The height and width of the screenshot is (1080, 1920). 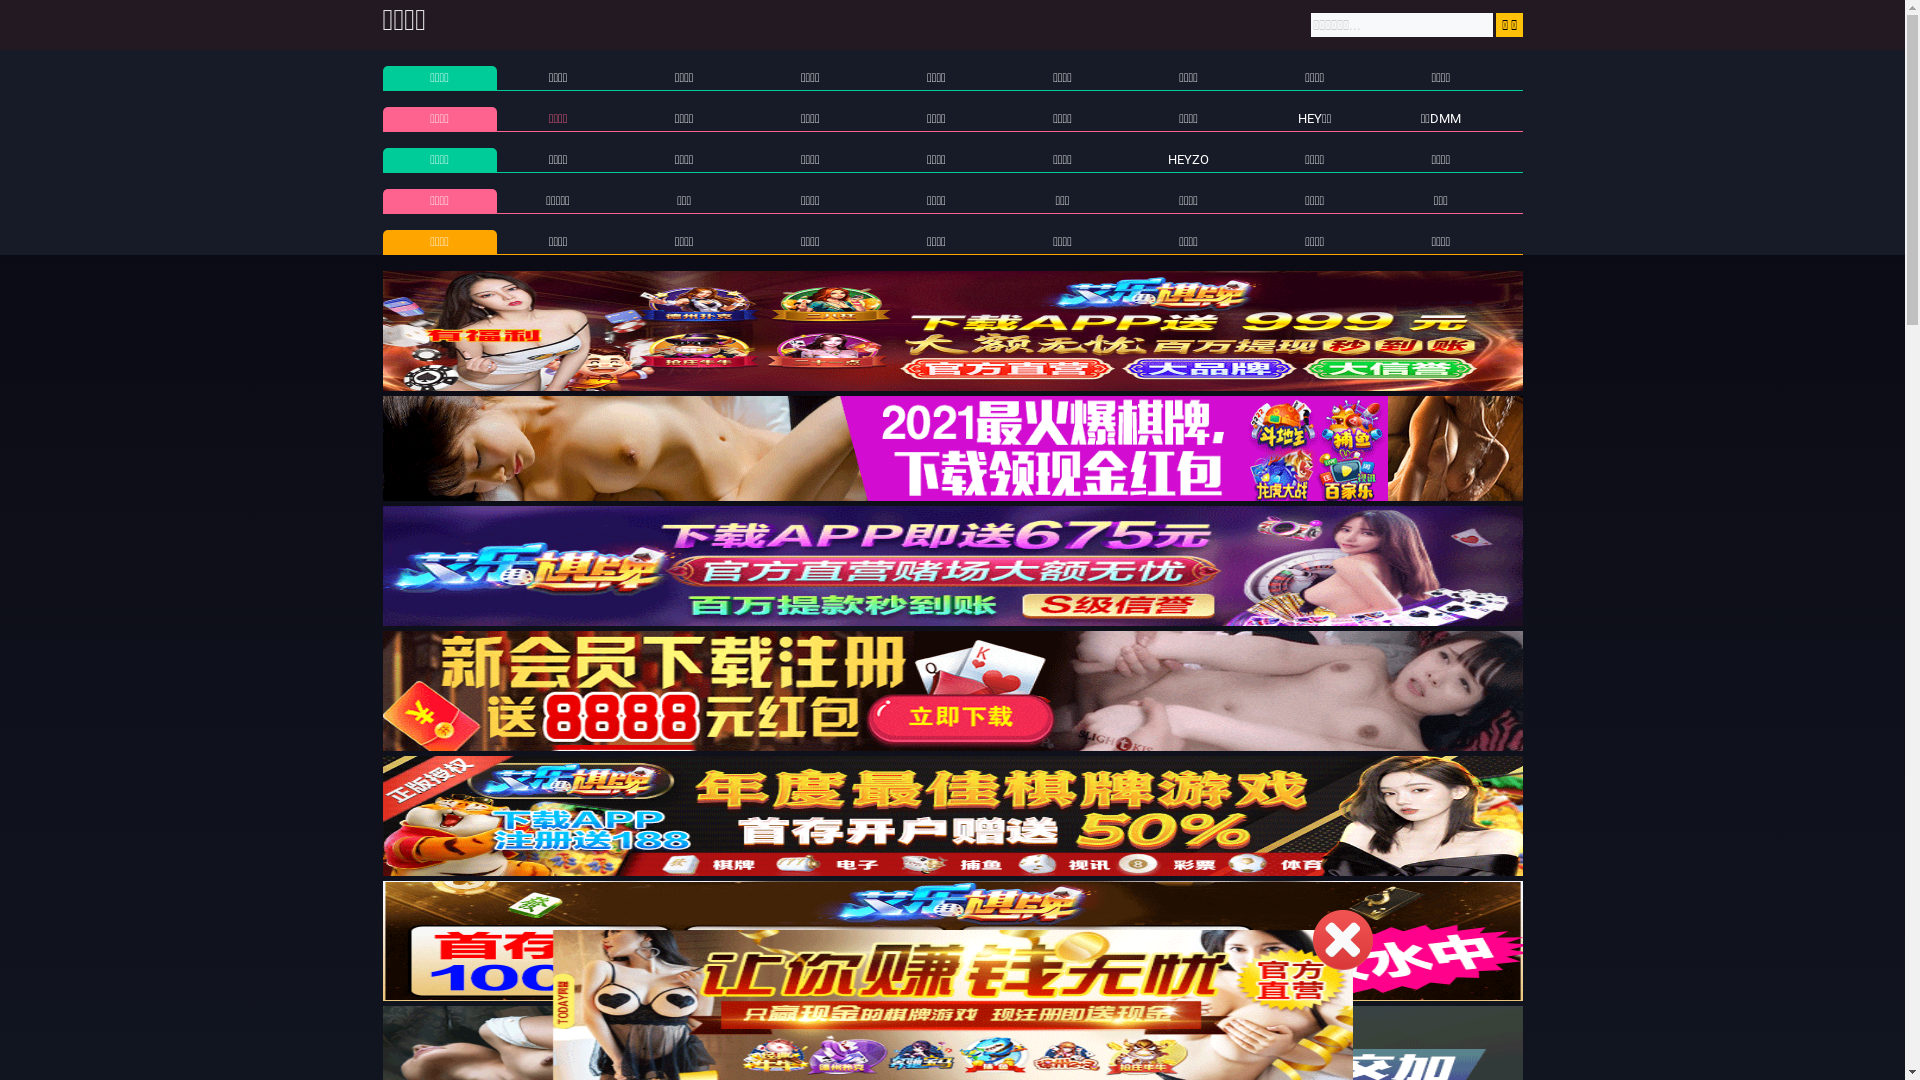 What do you see at coordinates (1188, 158) in the screenshot?
I see `'HEYZO'` at bounding box center [1188, 158].